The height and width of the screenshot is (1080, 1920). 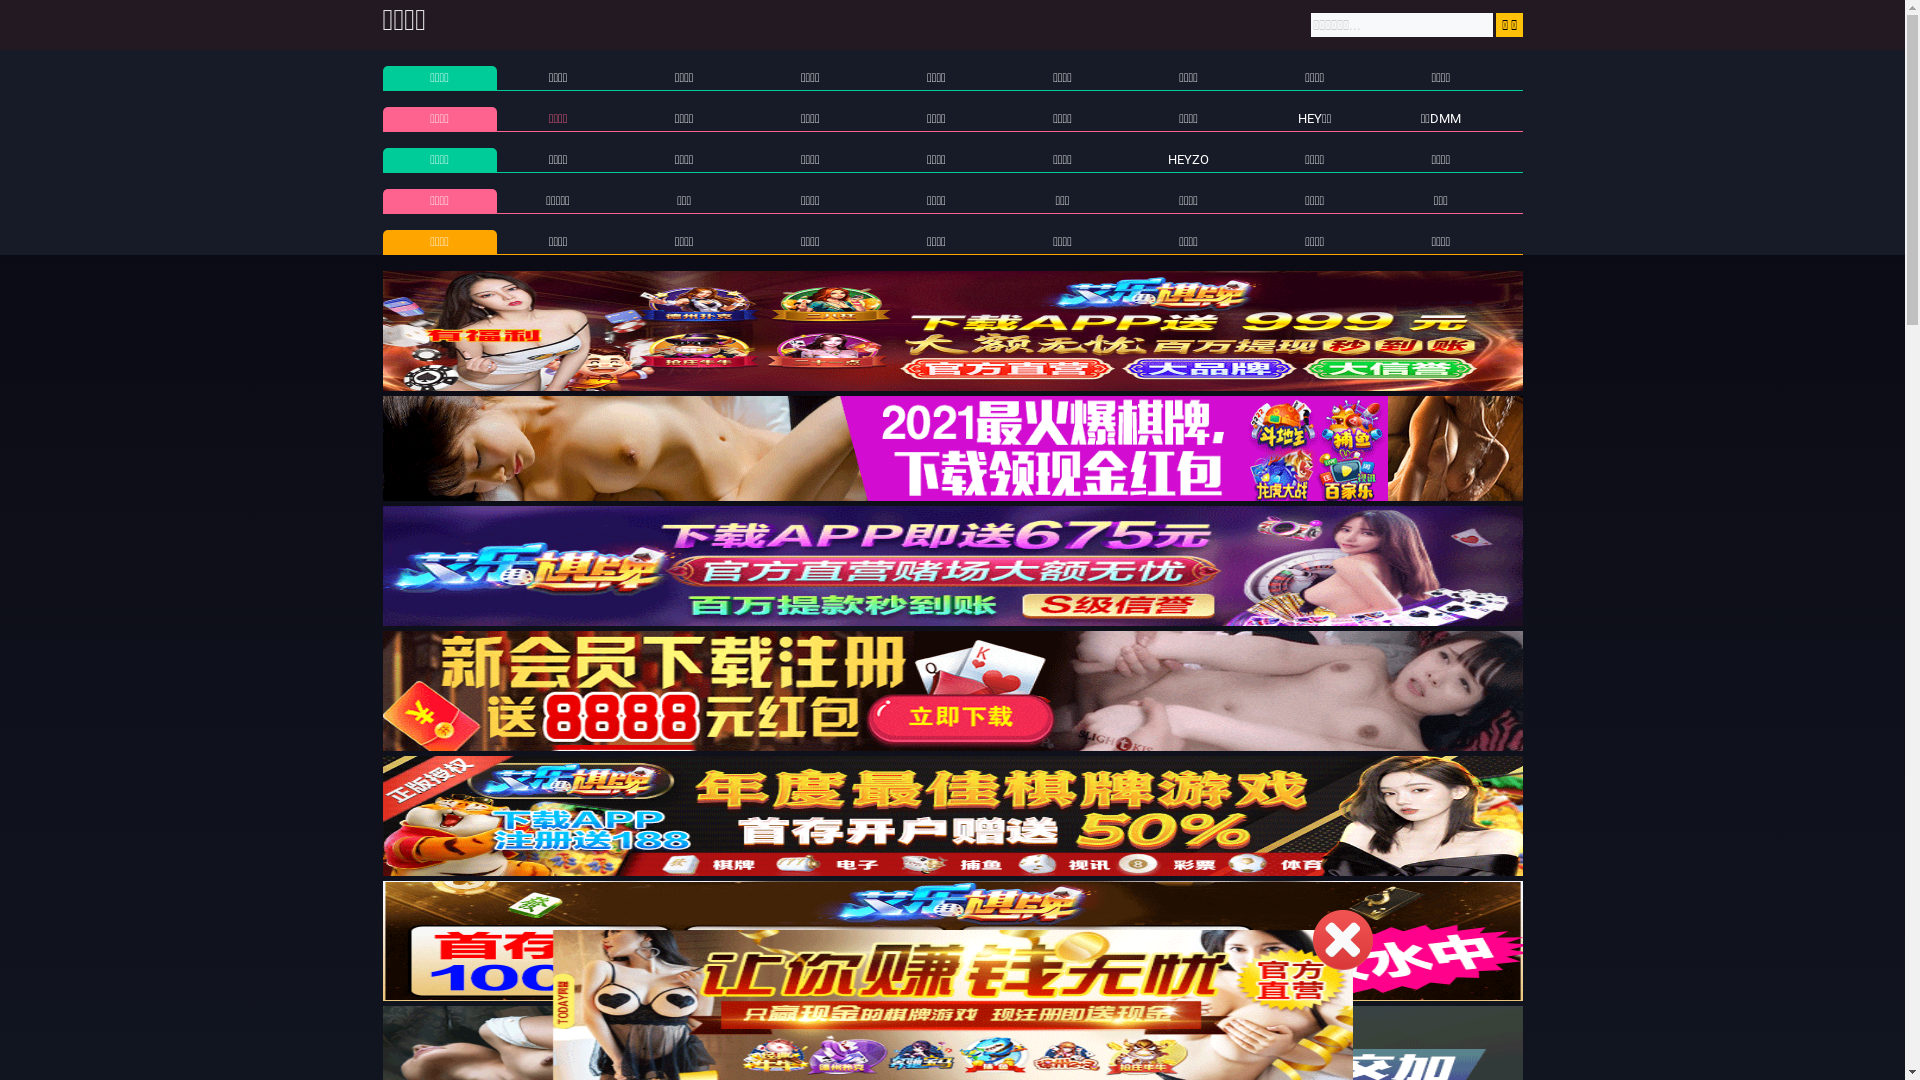 What do you see at coordinates (1188, 158) in the screenshot?
I see `'HEYZO'` at bounding box center [1188, 158].